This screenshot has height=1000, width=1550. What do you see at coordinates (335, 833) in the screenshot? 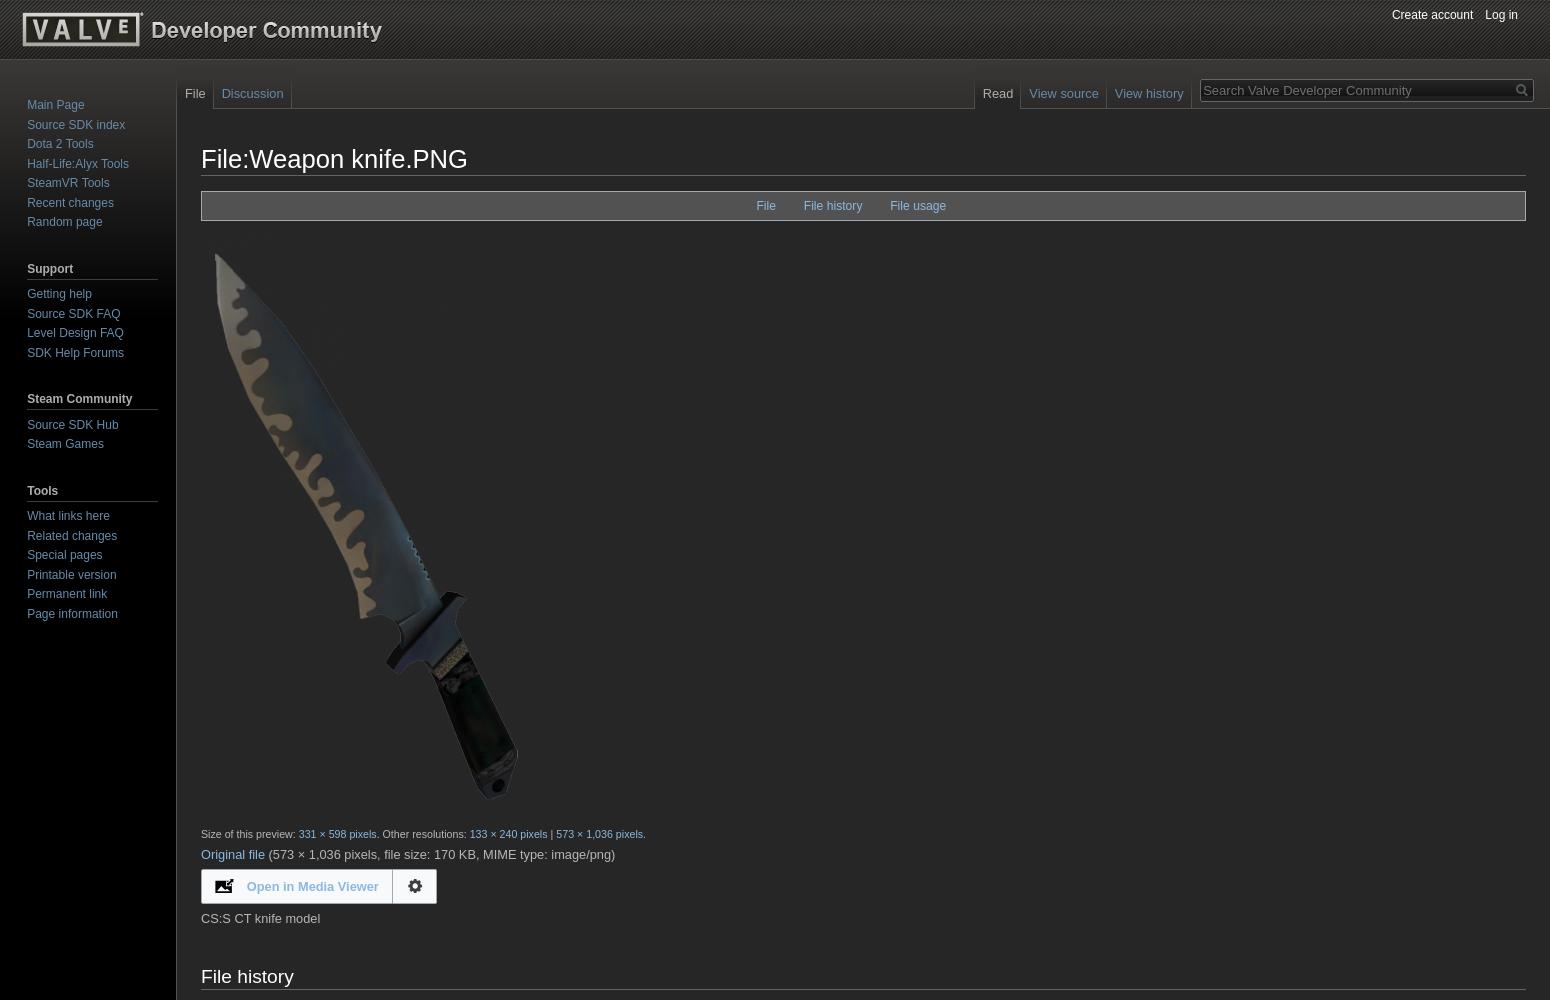
I see `'331 × 598 pixels'` at bounding box center [335, 833].